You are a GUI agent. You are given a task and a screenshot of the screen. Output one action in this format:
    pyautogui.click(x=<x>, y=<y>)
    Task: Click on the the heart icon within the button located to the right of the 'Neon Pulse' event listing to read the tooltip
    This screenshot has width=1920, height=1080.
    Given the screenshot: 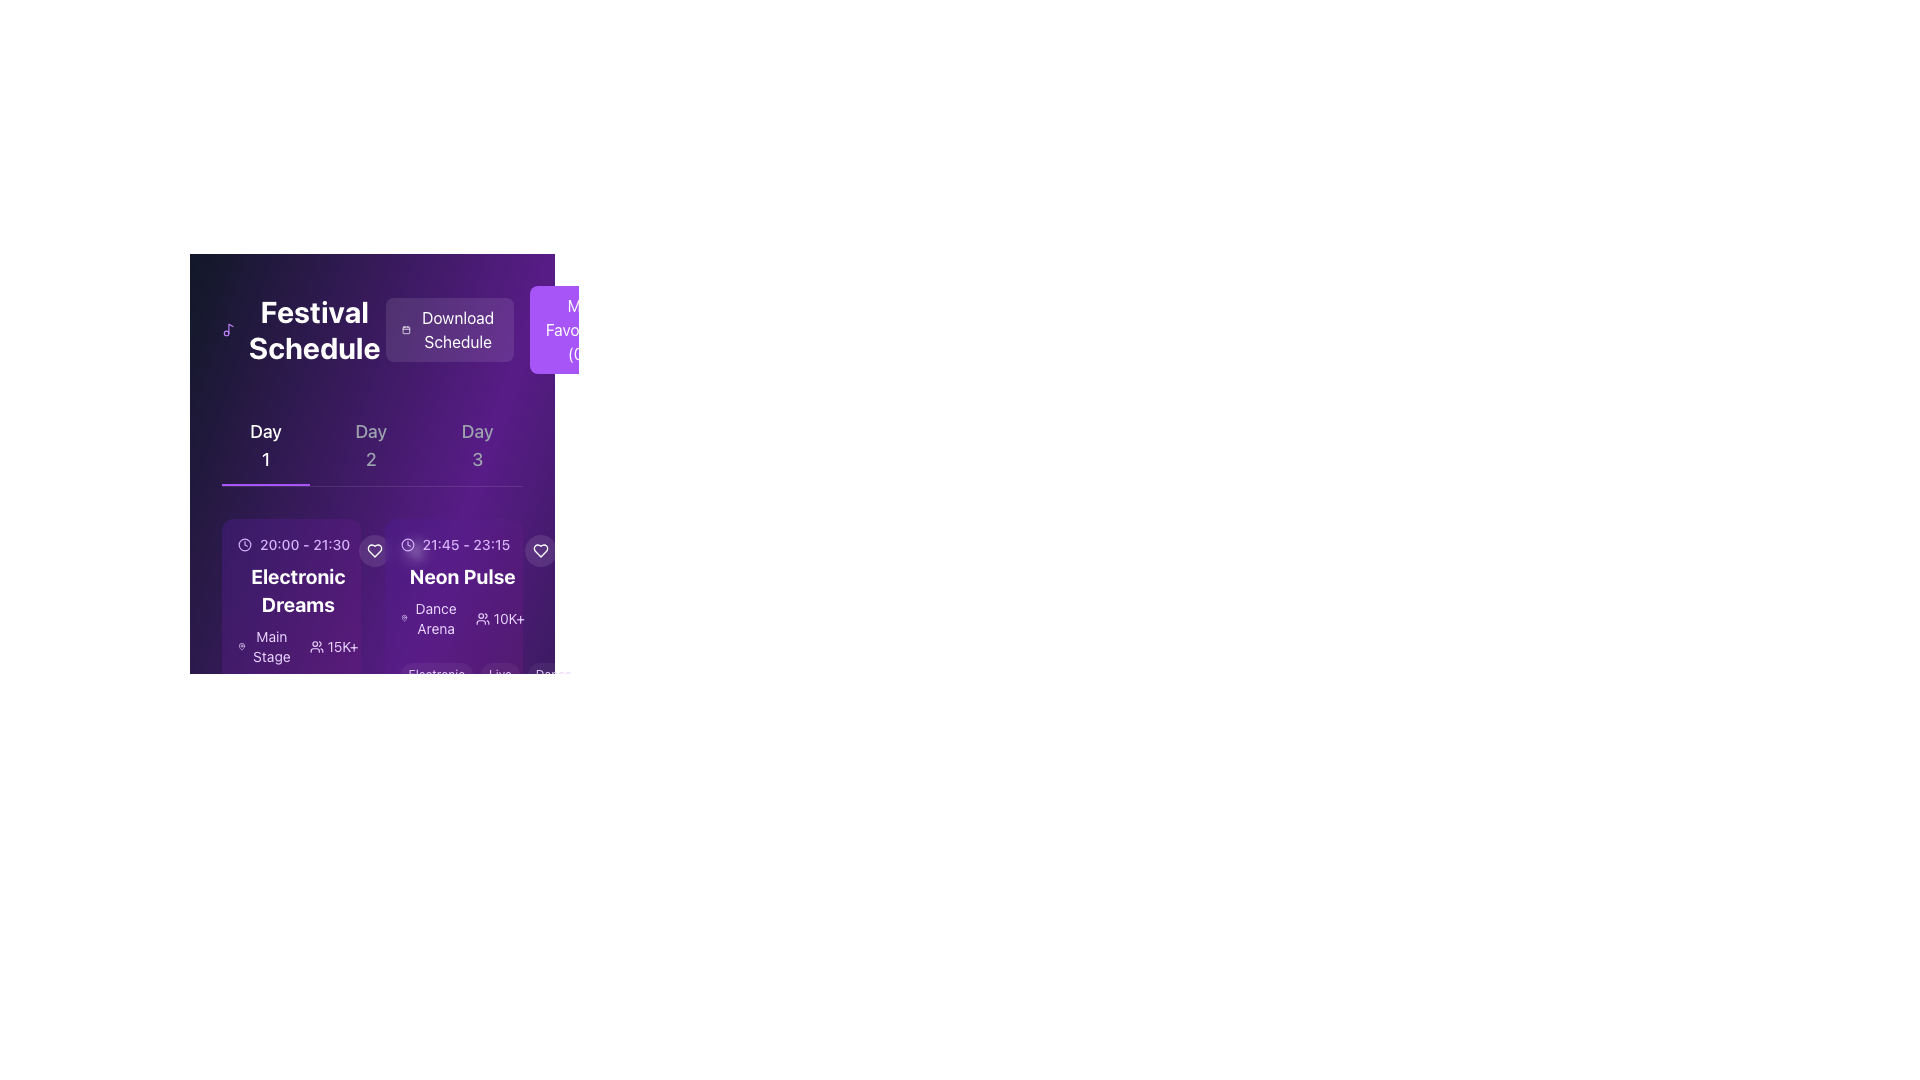 What is the action you would take?
    pyautogui.click(x=540, y=551)
    